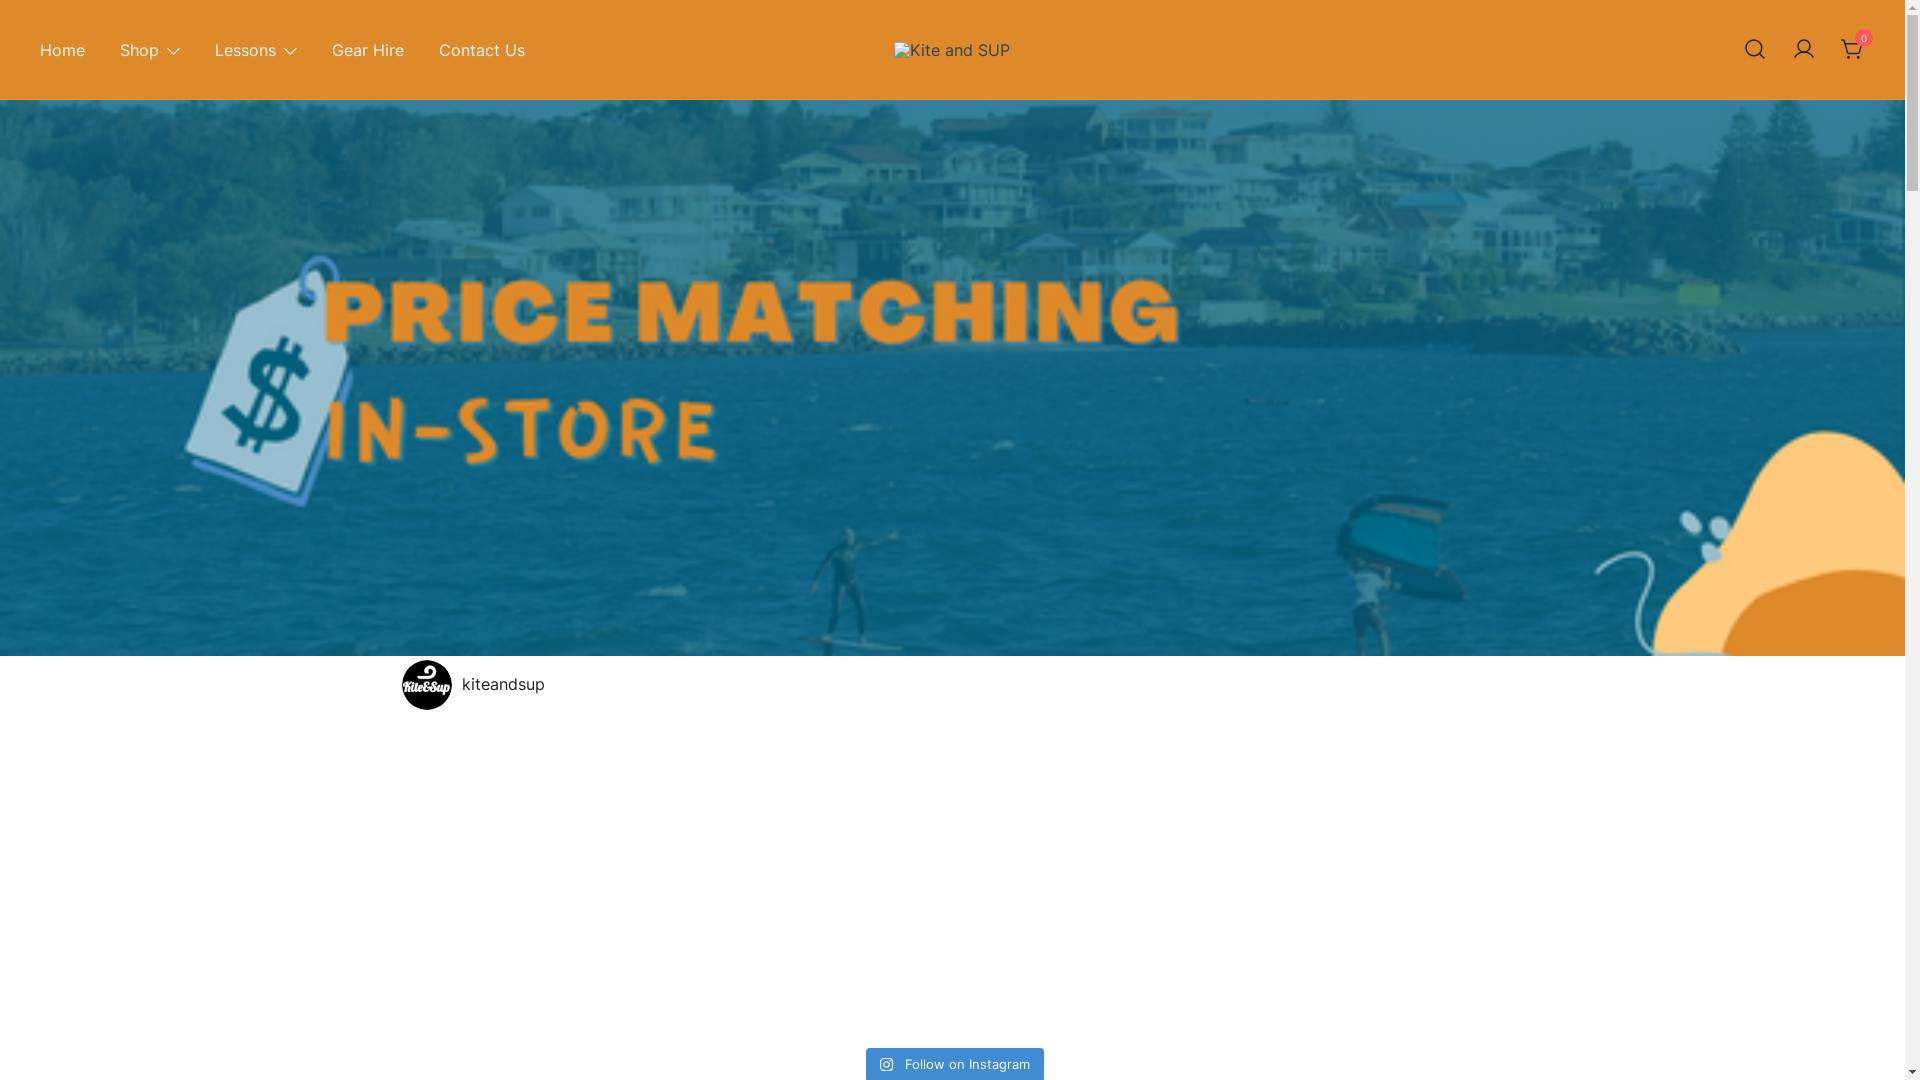 This screenshot has width=1920, height=1080. What do you see at coordinates (1754, 48) in the screenshot?
I see `'Search for a product'` at bounding box center [1754, 48].